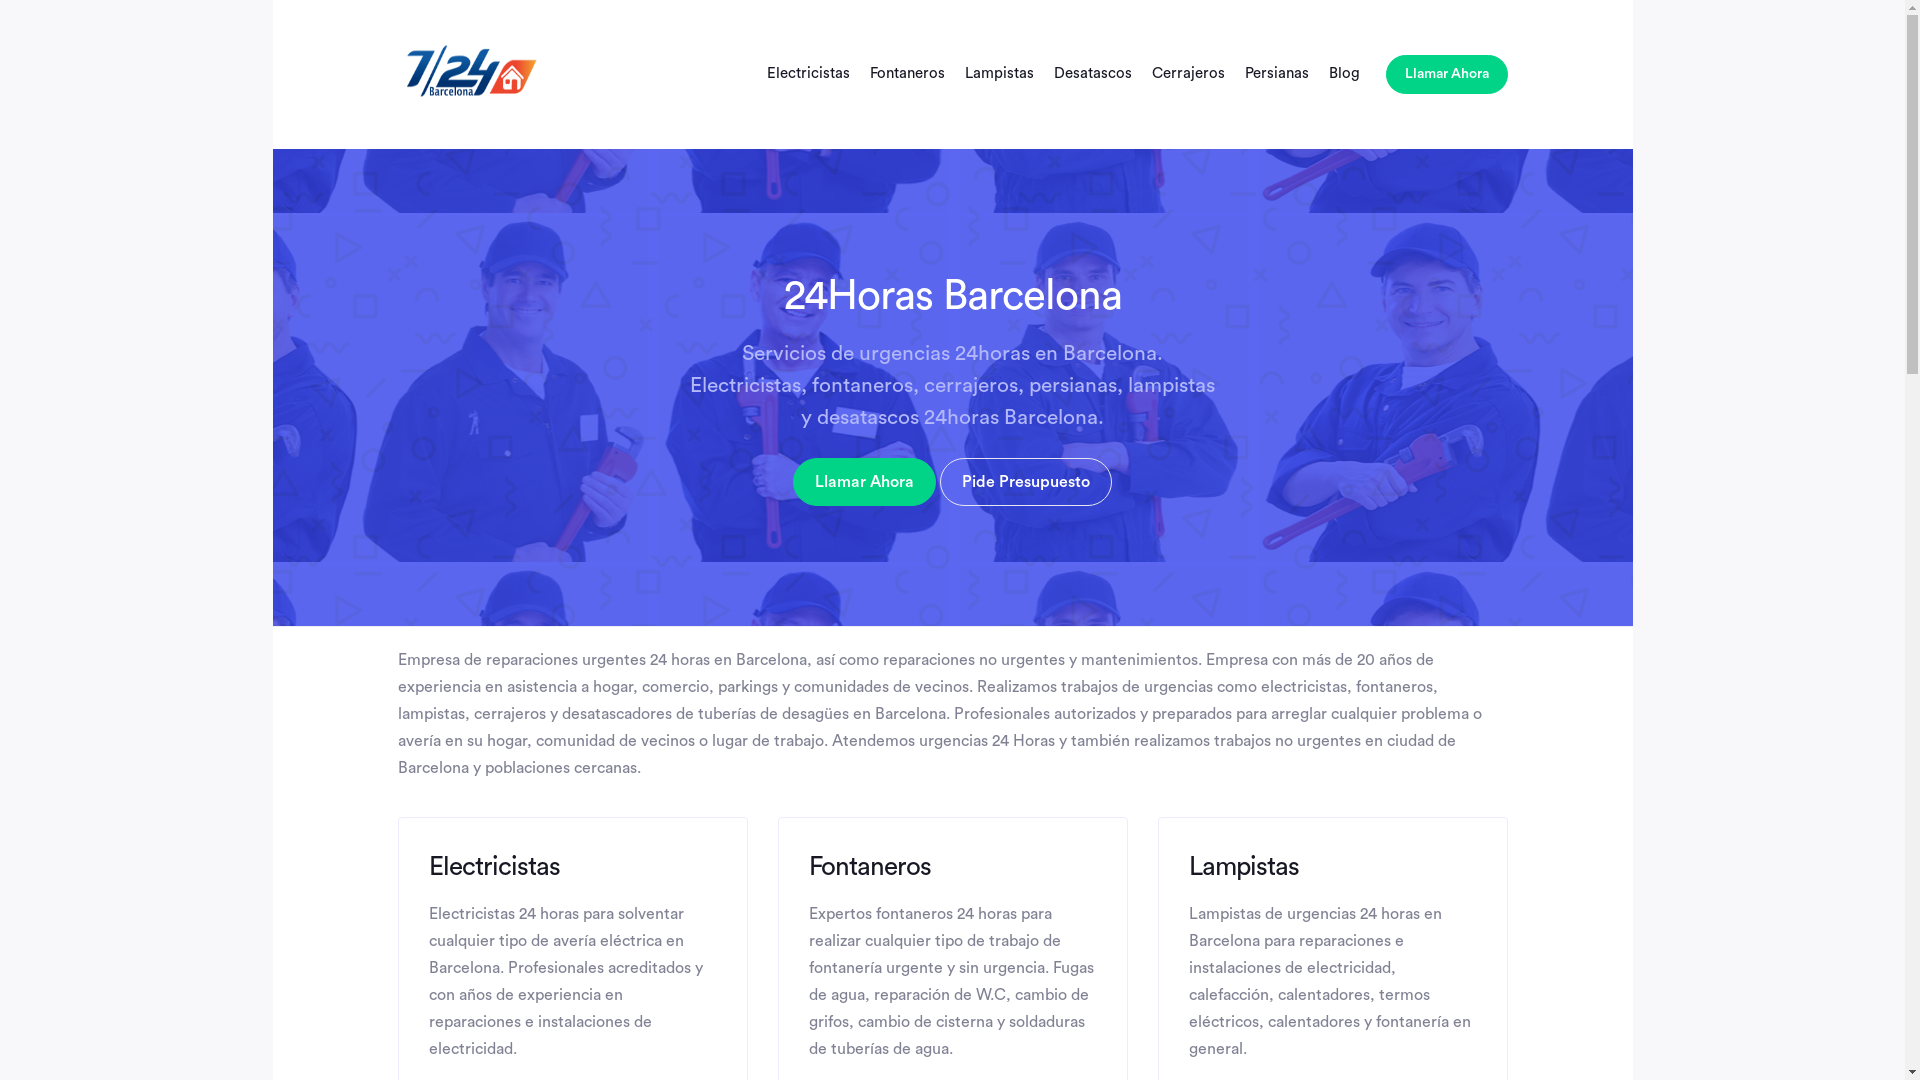 This screenshot has height=1080, width=1920. What do you see at coordinates (1275, 73) in the screenshot?
I see `'Persianas'` at bounding box center [1275, 73].